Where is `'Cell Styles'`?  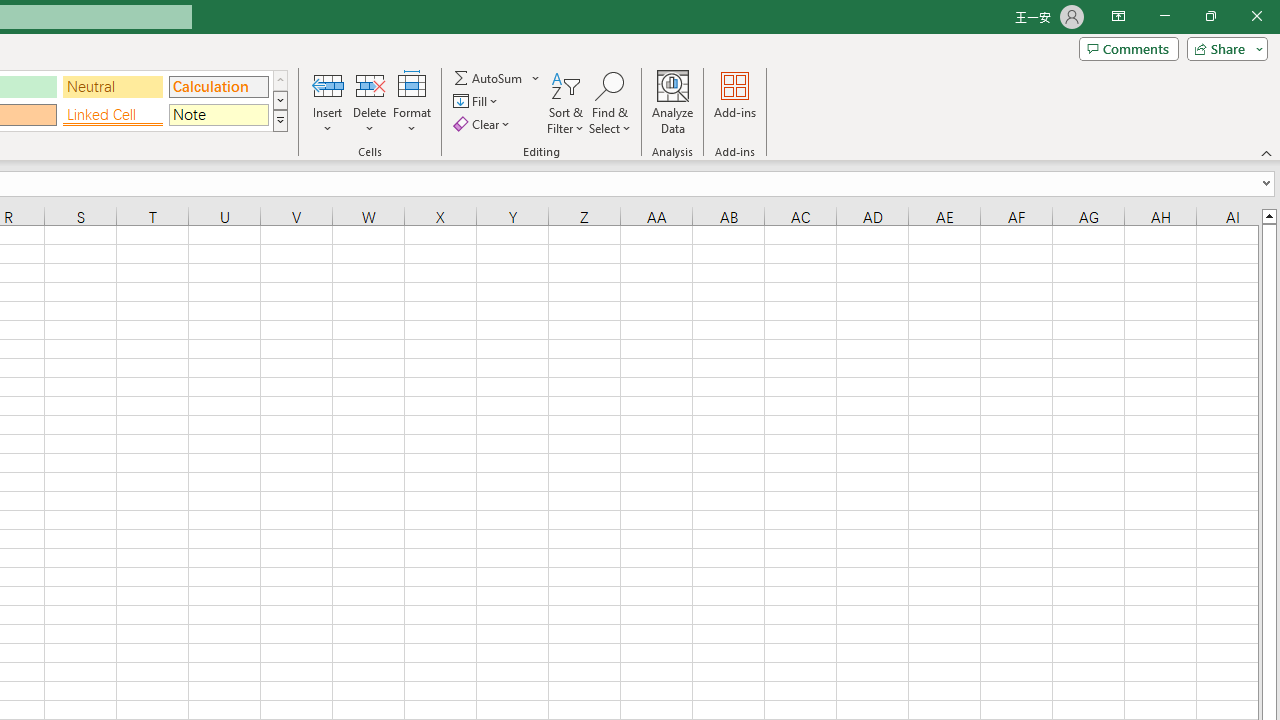 'Cell Styles' is located at coordinates (279, 120).